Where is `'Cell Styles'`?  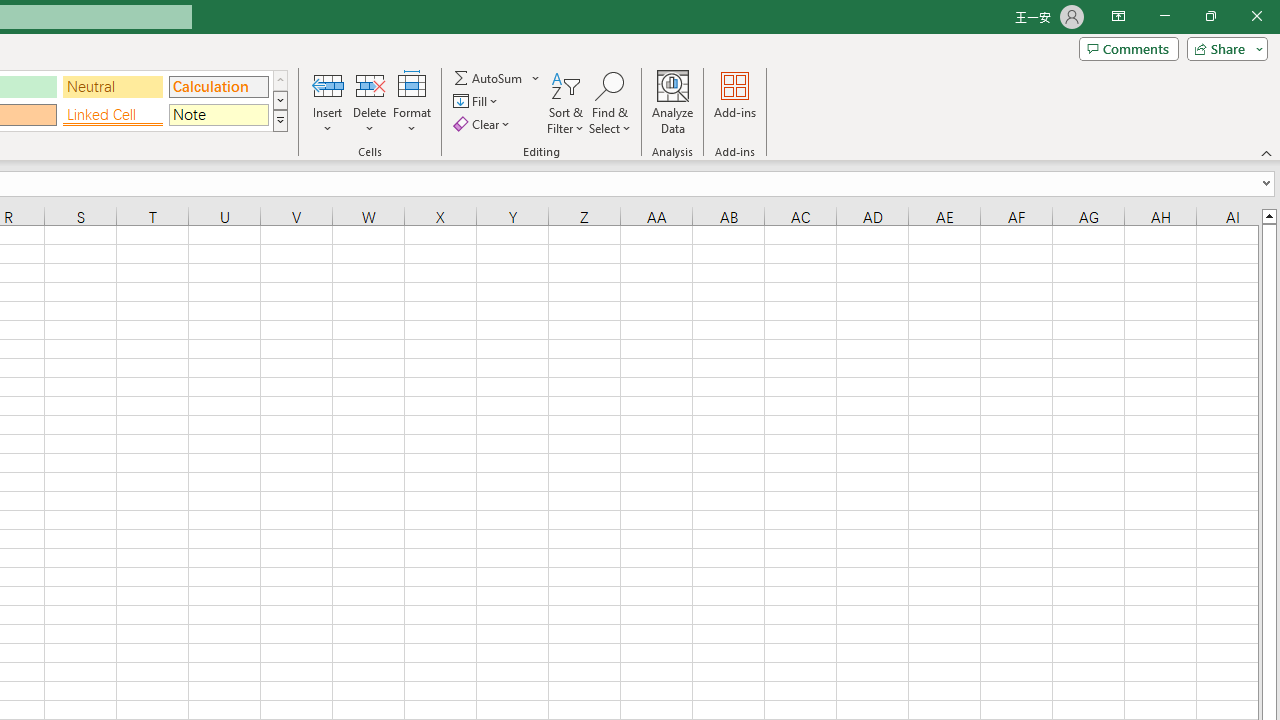 'Cell Styles' is located at coordinates (279, 120).